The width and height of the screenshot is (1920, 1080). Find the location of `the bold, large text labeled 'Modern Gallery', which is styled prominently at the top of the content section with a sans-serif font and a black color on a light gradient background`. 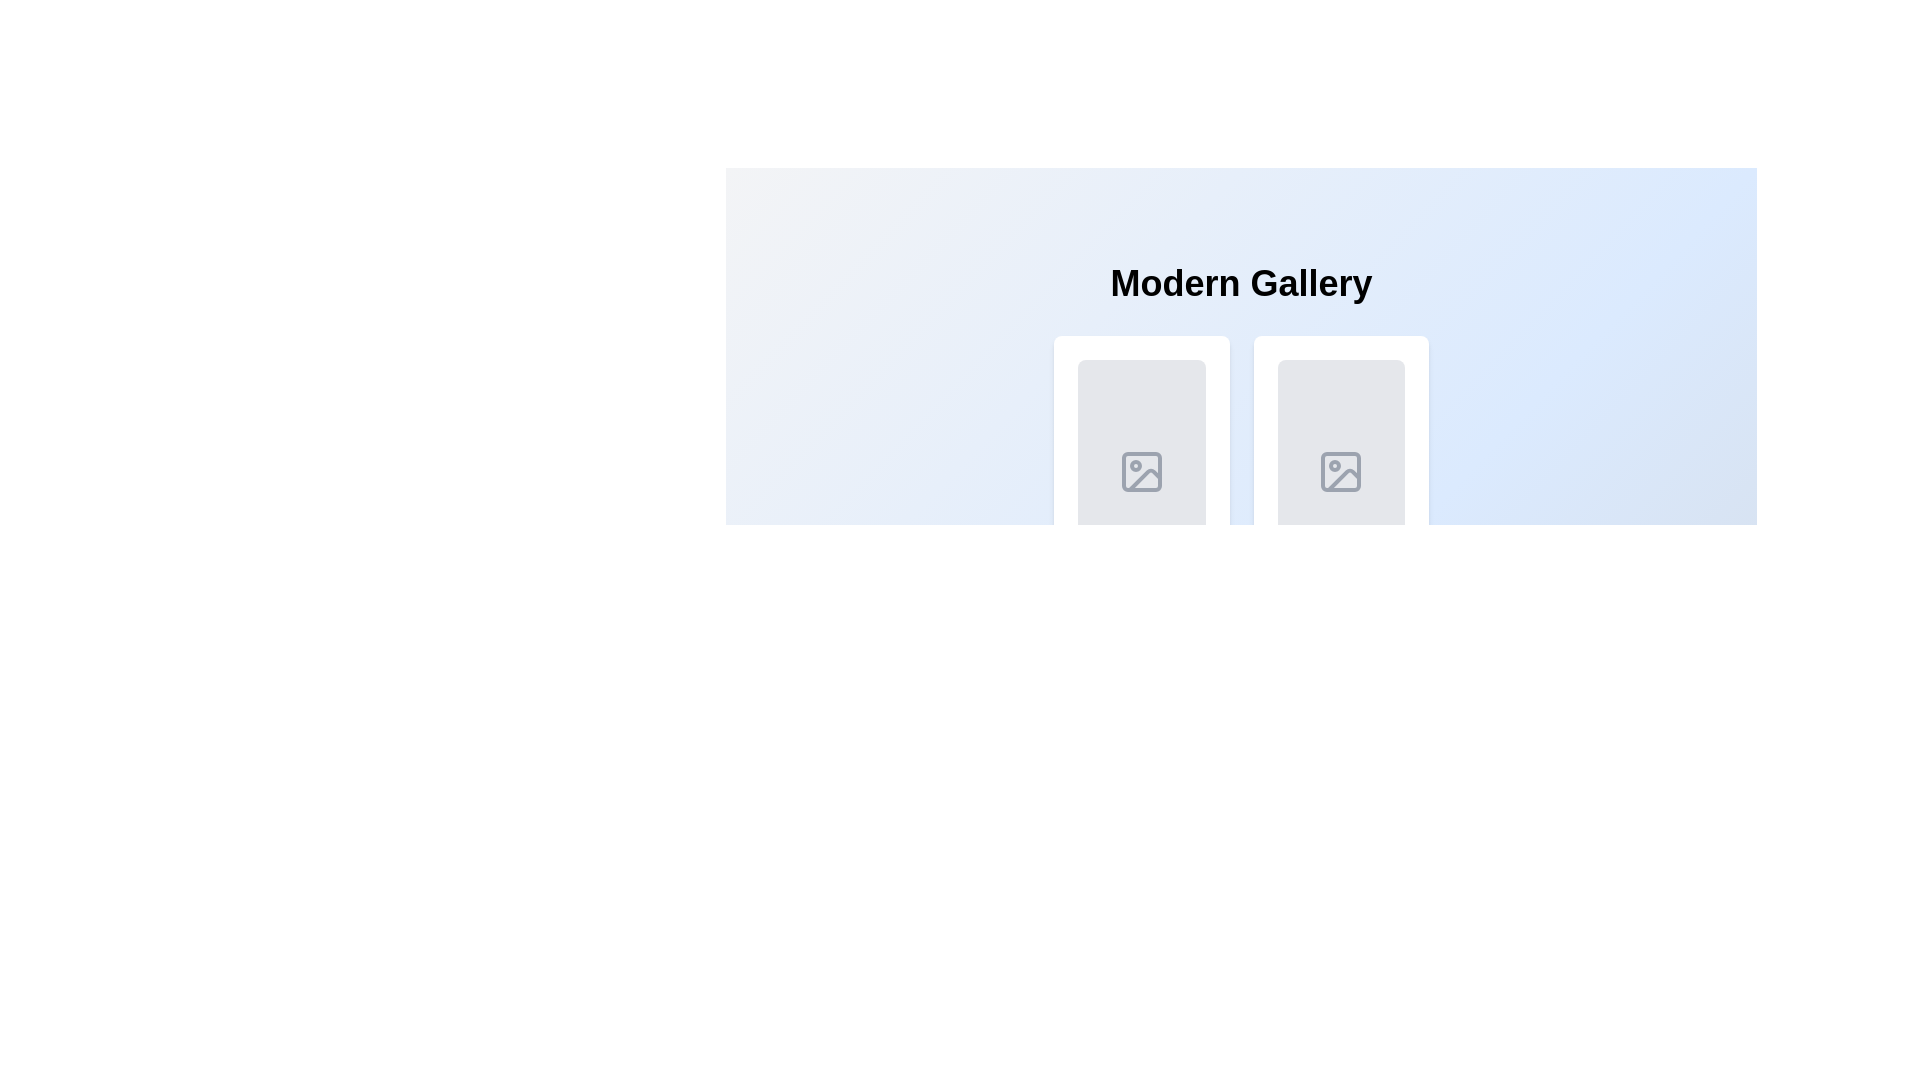

the bold, large text labeled 'Modern Gallery', which is styled prominently at the top of the content section with a sans-serif font and a black color on a light gradient background is located at coordinates (1240, 284).